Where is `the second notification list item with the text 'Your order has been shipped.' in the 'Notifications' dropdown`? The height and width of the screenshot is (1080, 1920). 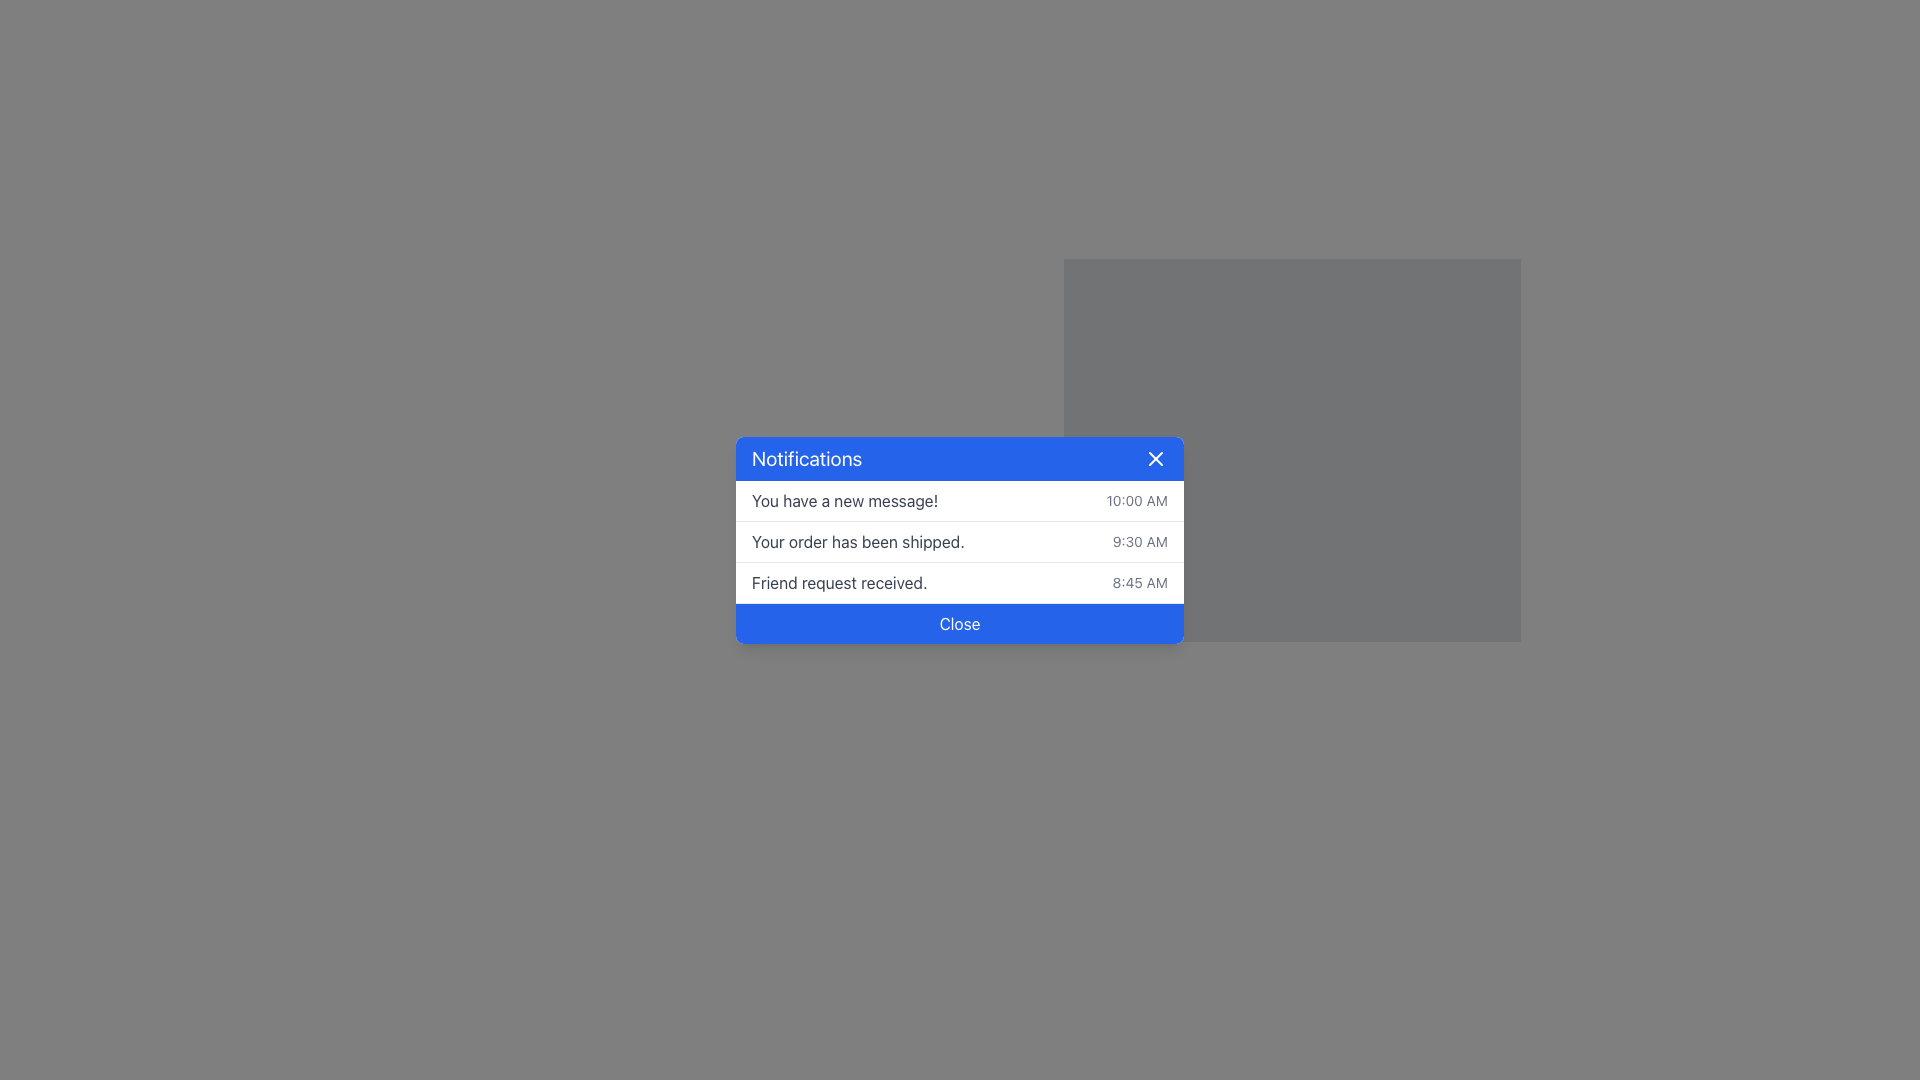 the second notification list item with the text 'Your order has been shipped.' in the 'Notifications' dropdown is located at coordinates (960, 542).